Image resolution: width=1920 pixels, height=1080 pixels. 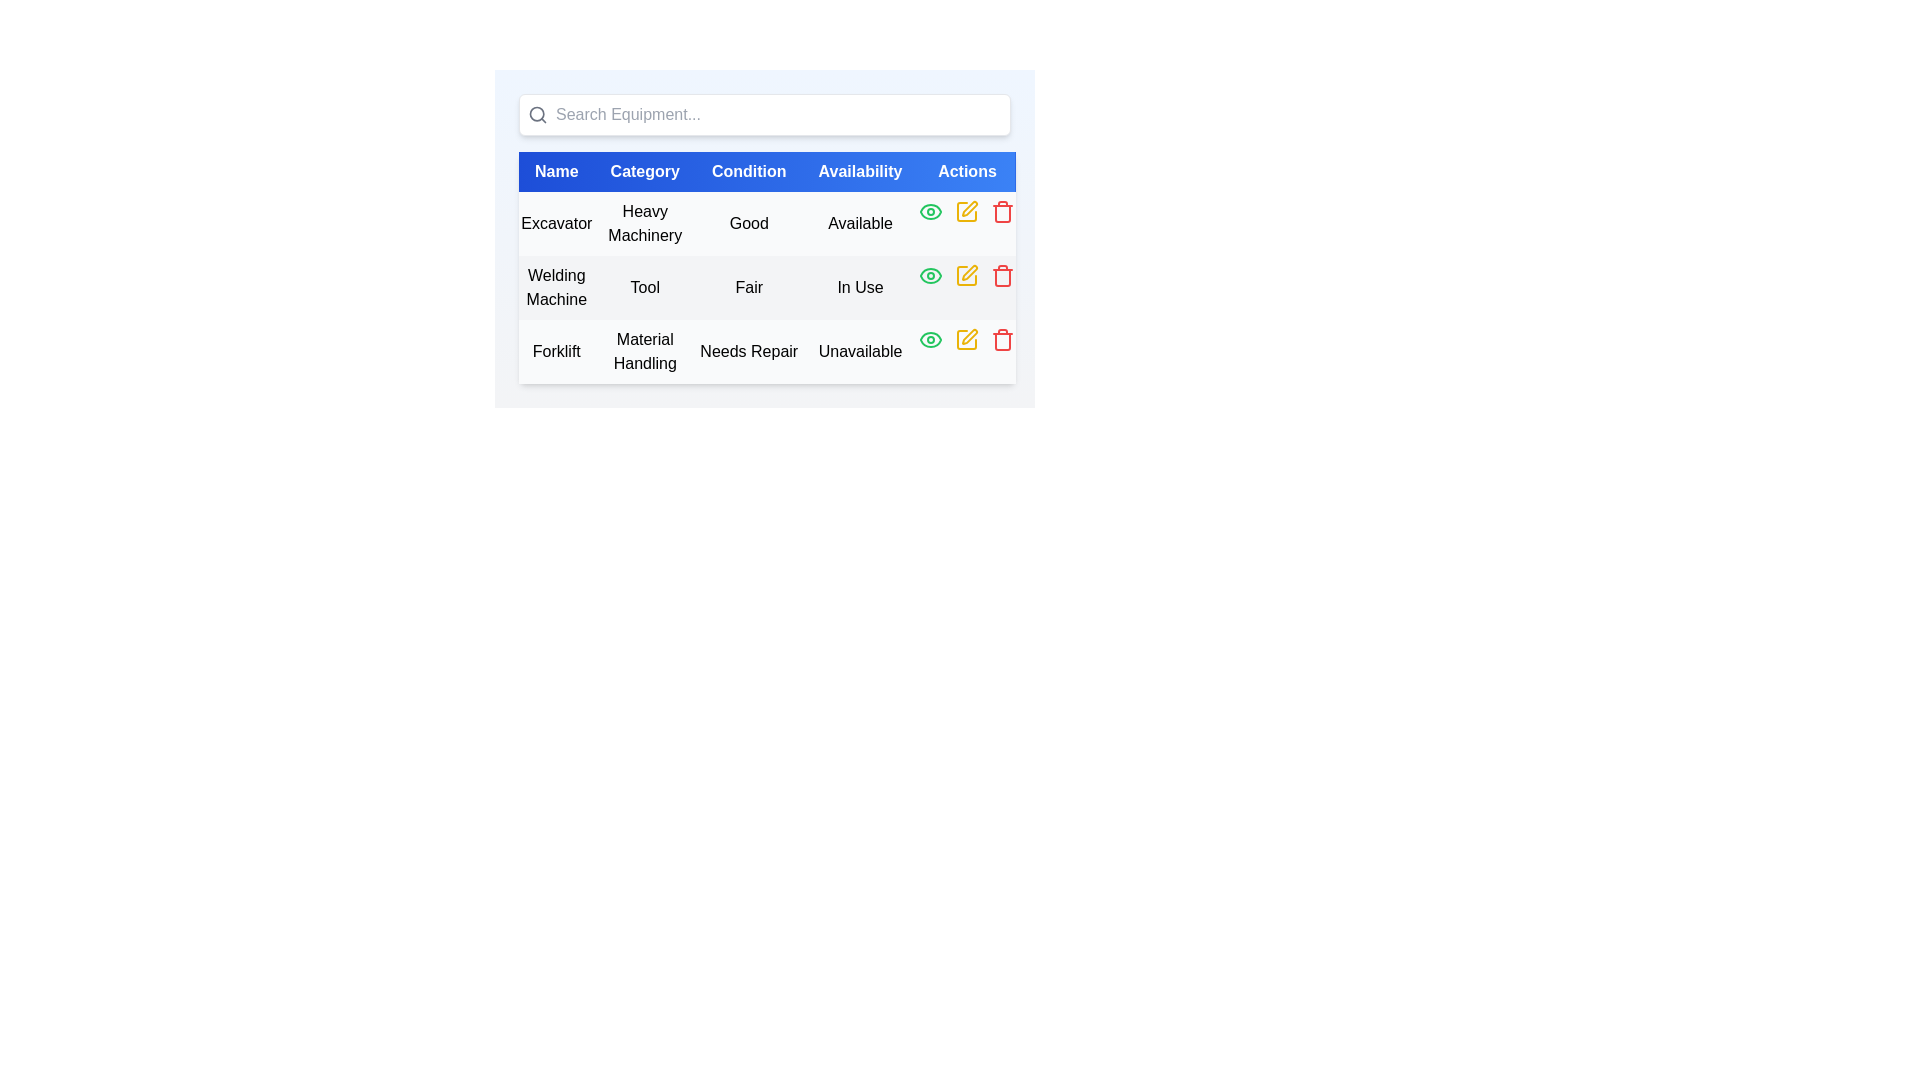 I want to click on the edit action icon located in the top-right section of the table's 'Actions' column, so click(x=970, y=208).